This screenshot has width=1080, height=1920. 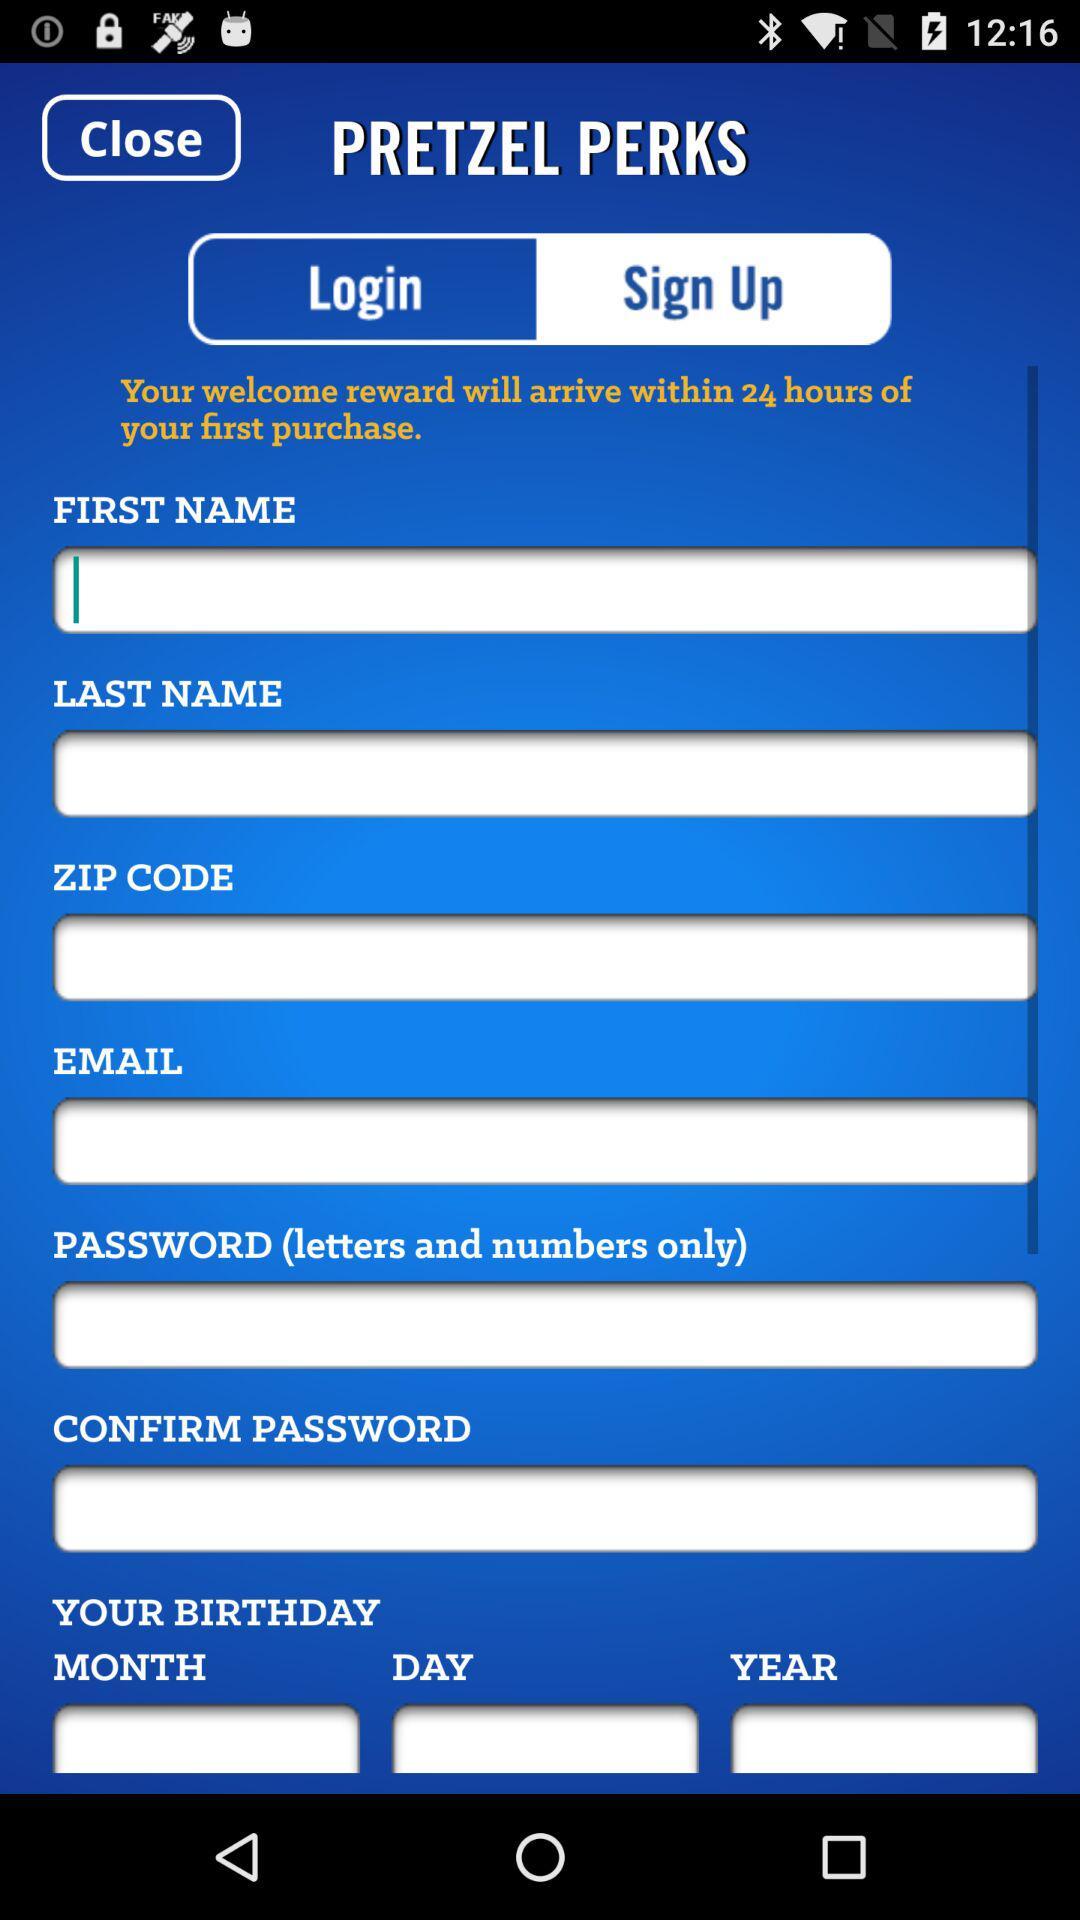 I want to click on because back devicer, so click(x=545, y=1141).